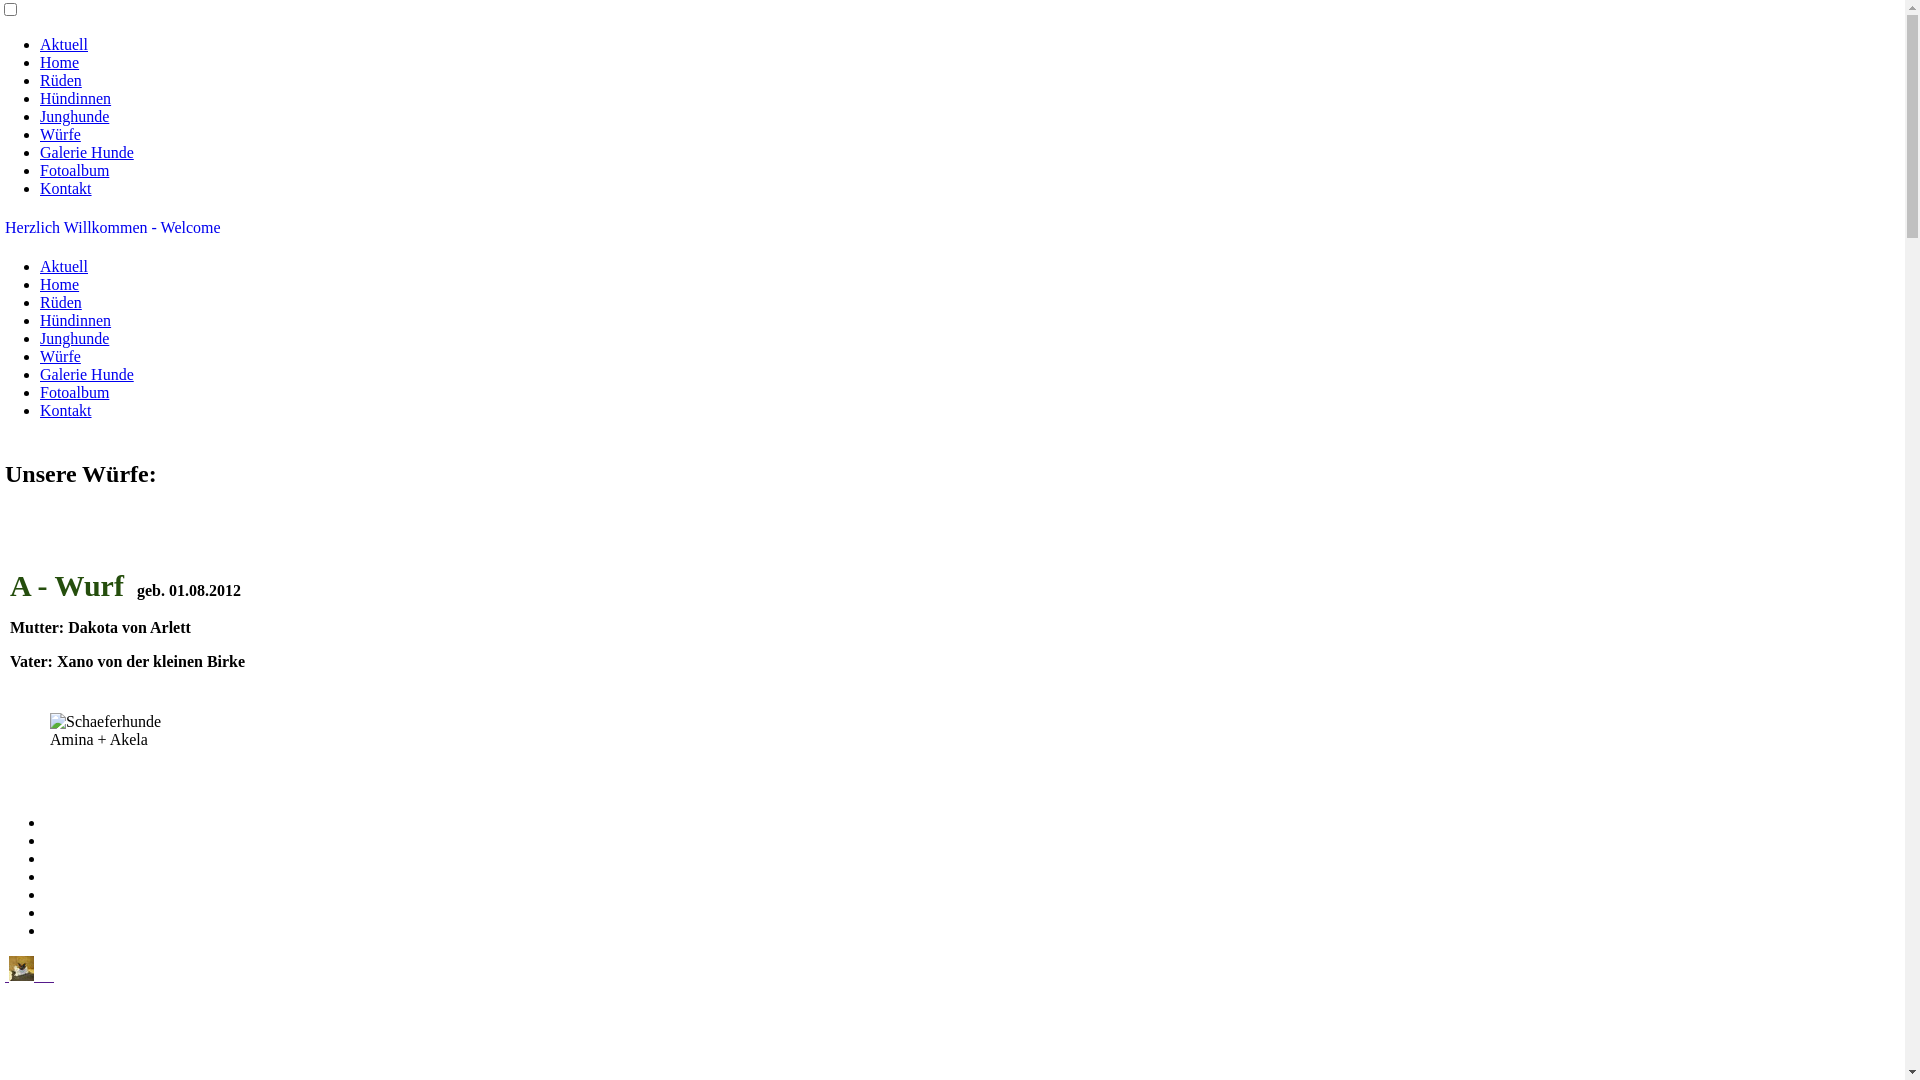 Image resolution: width=1920 pixels, height=1080 pixels. I want to click on 'Galerie Hunde', so click(85, 151).